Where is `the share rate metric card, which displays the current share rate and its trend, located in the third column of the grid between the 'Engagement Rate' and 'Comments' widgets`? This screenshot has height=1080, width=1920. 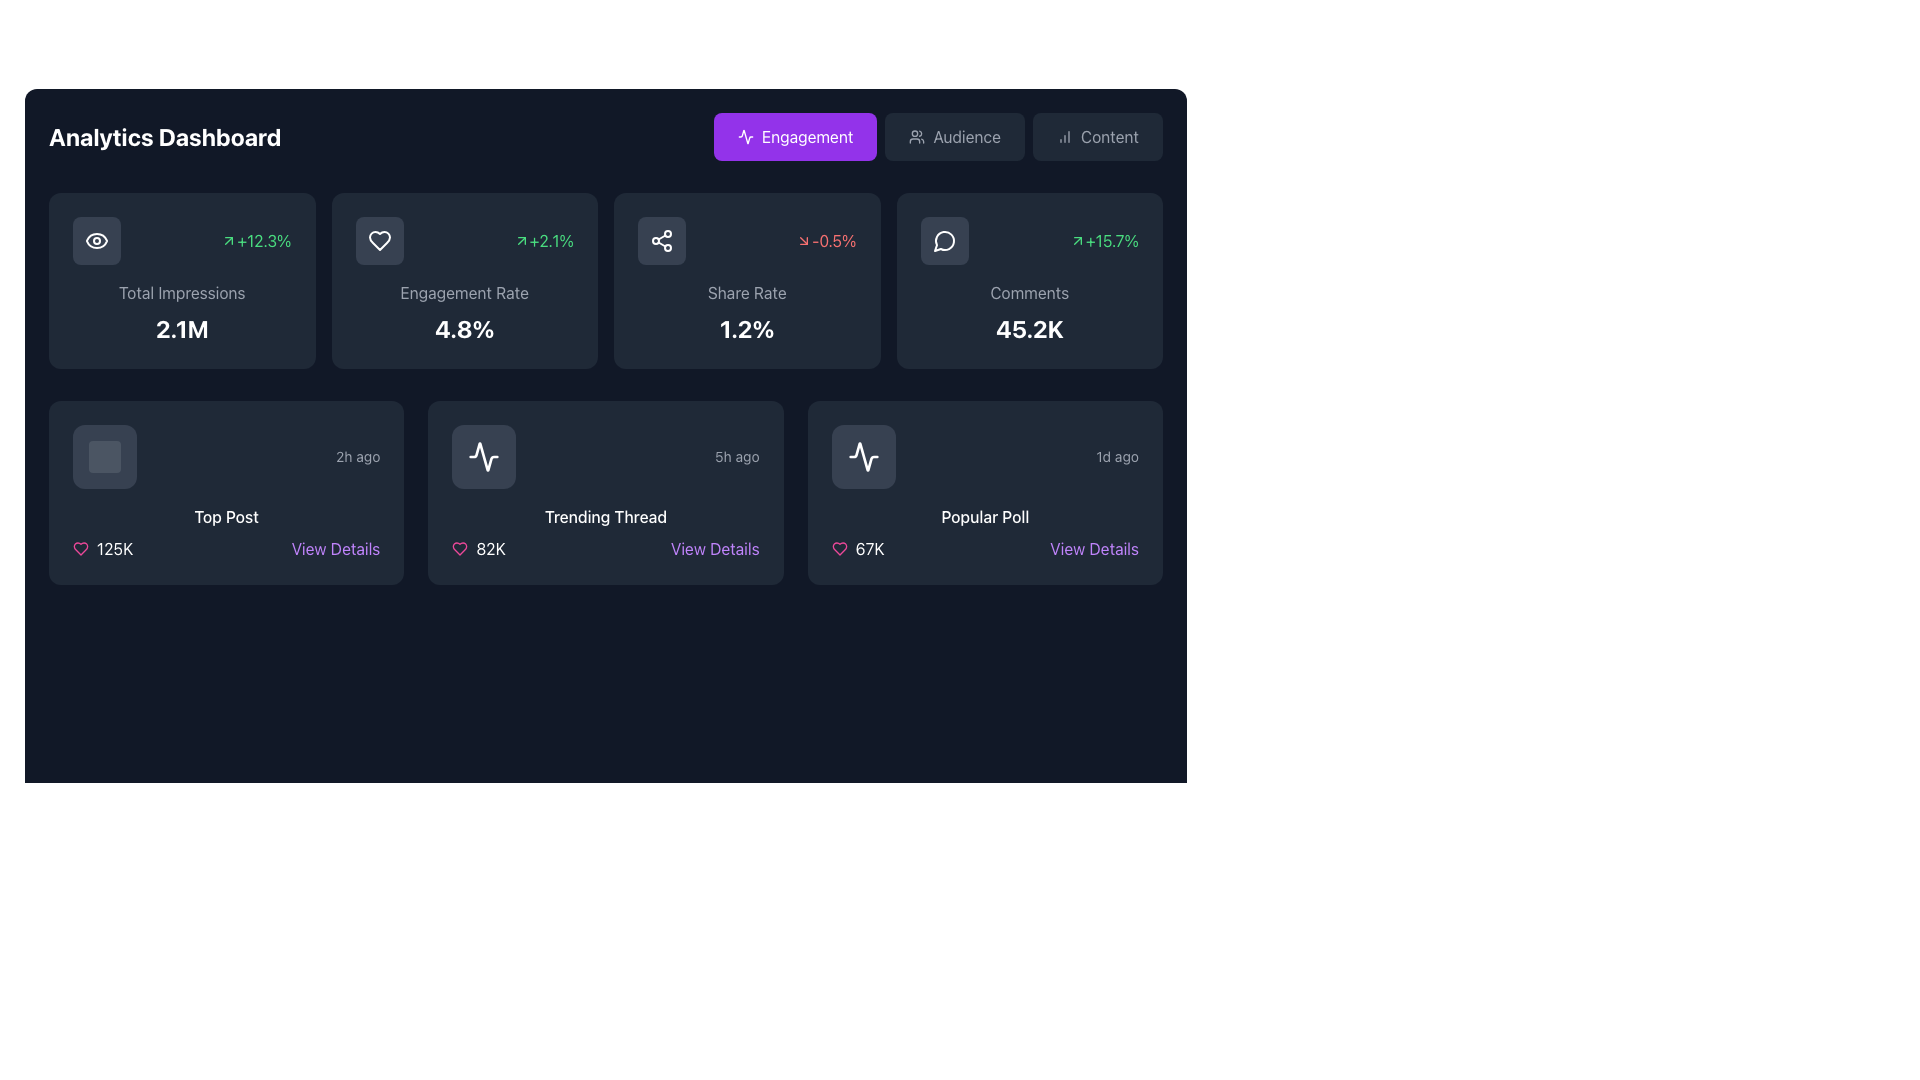 the share rate metric card, which displays the current share rate and its trend, located in the third column of the grid between the 'Engagement Rate' and 'Comments' widgets is located at coordinates (746, 281).